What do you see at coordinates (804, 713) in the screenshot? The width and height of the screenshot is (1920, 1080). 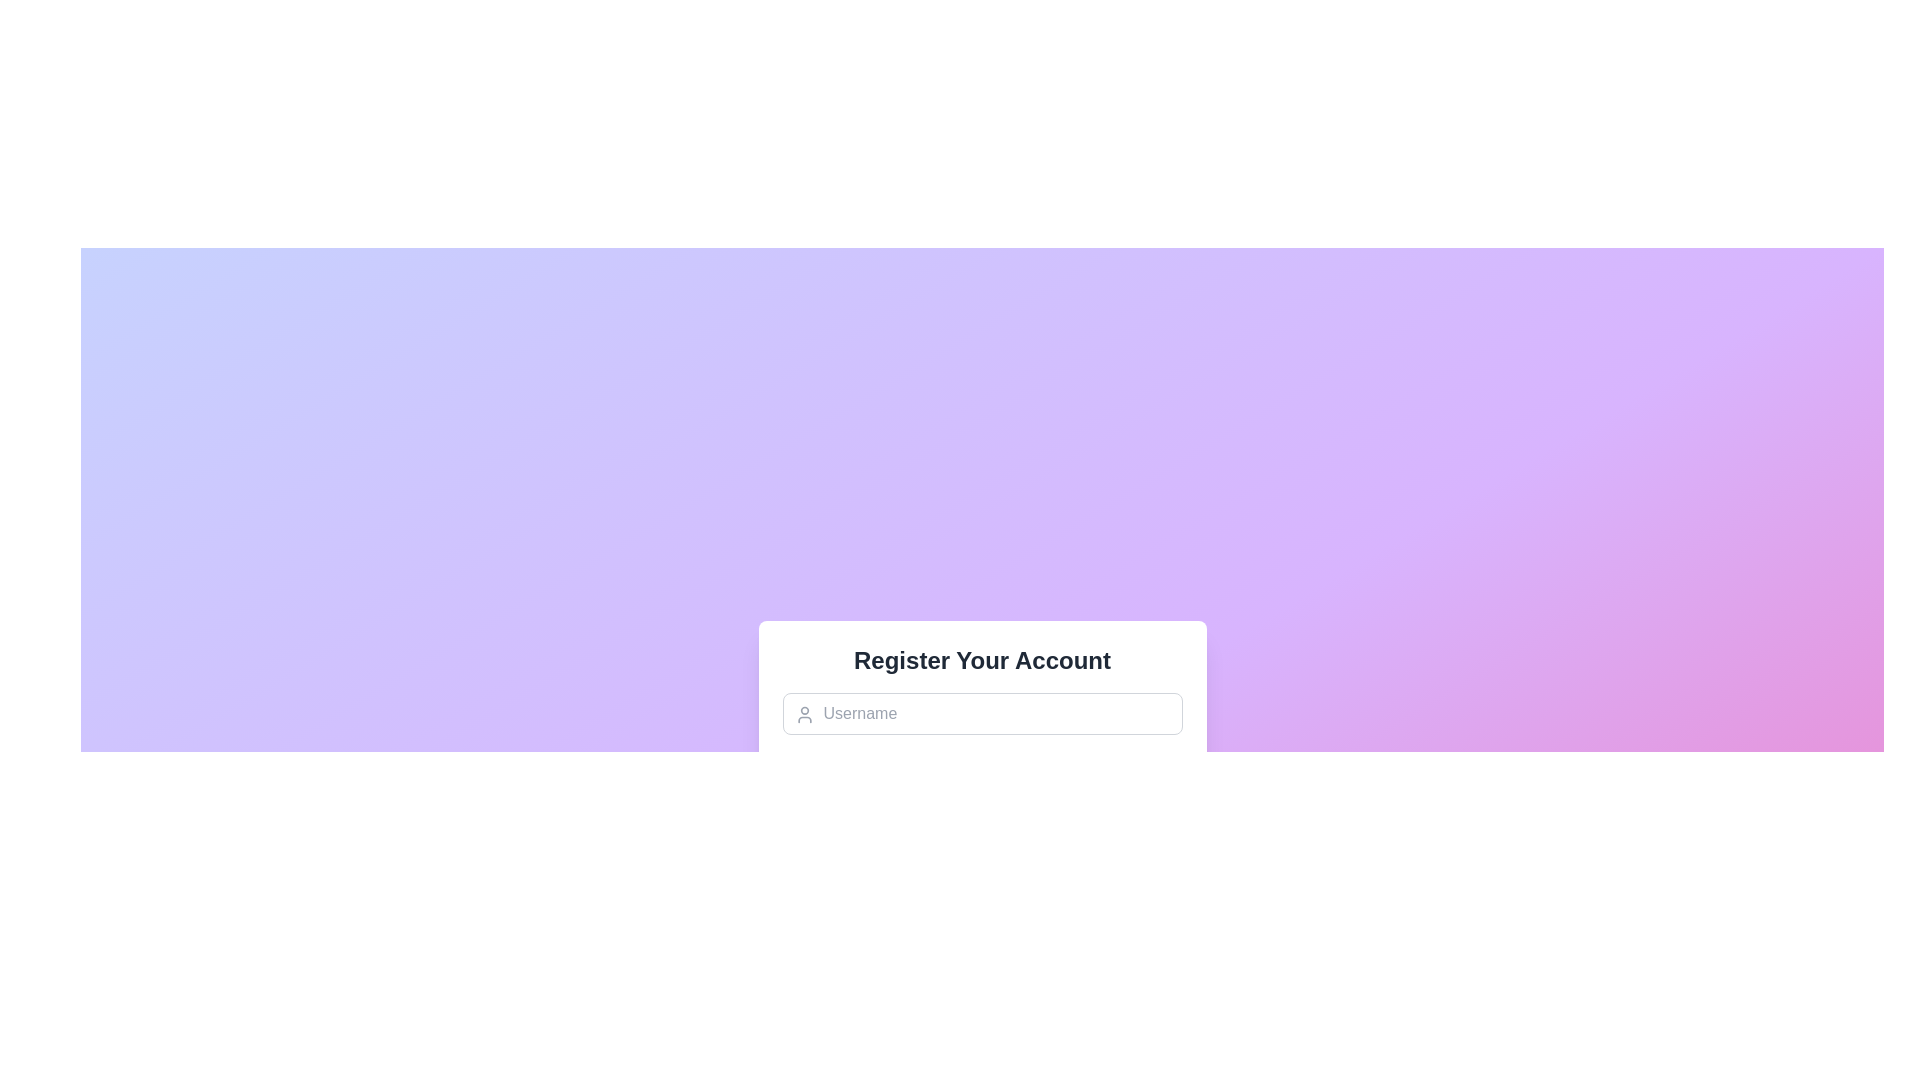 I see `the user/account icon located inside the input field for 'Username', which is positioned below the 'Register Your Account' title` at bounding box center [804, 713].